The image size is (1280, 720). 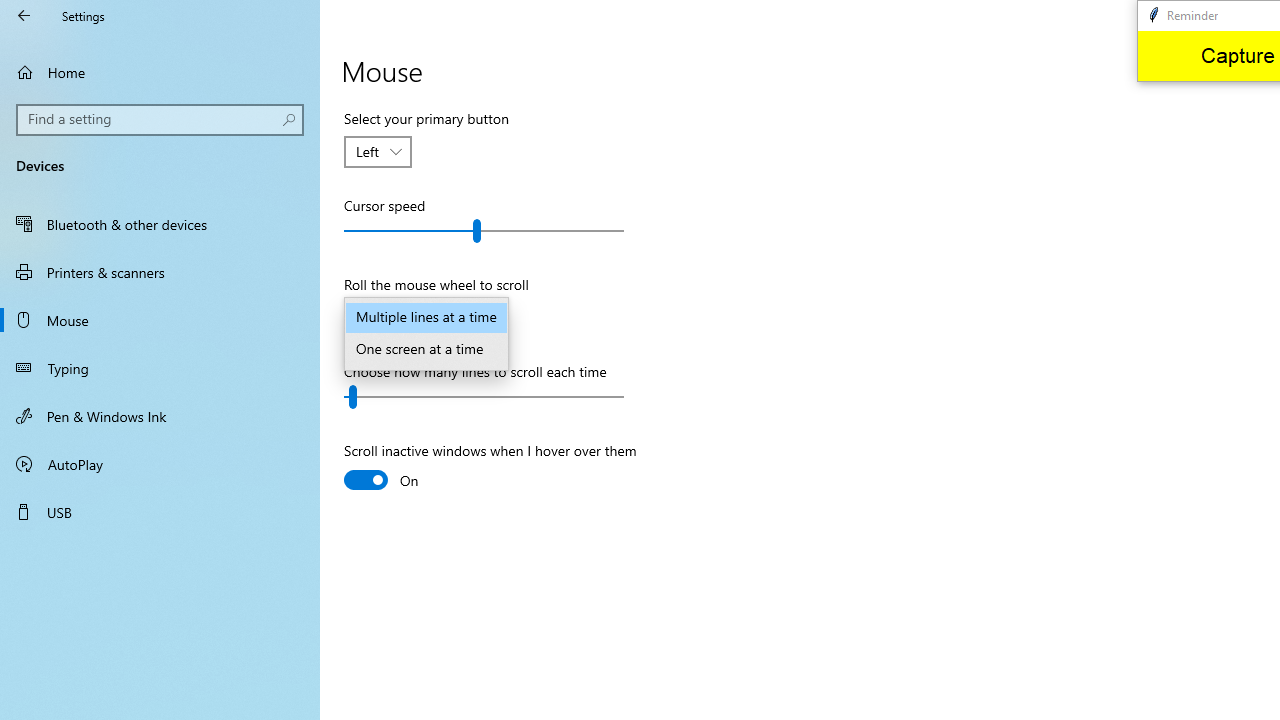 What do you see at coordinates (484, 397) in the screenshot?
I see `'Choose how many lines to scroll each time'` at bounding box center [484, 397].